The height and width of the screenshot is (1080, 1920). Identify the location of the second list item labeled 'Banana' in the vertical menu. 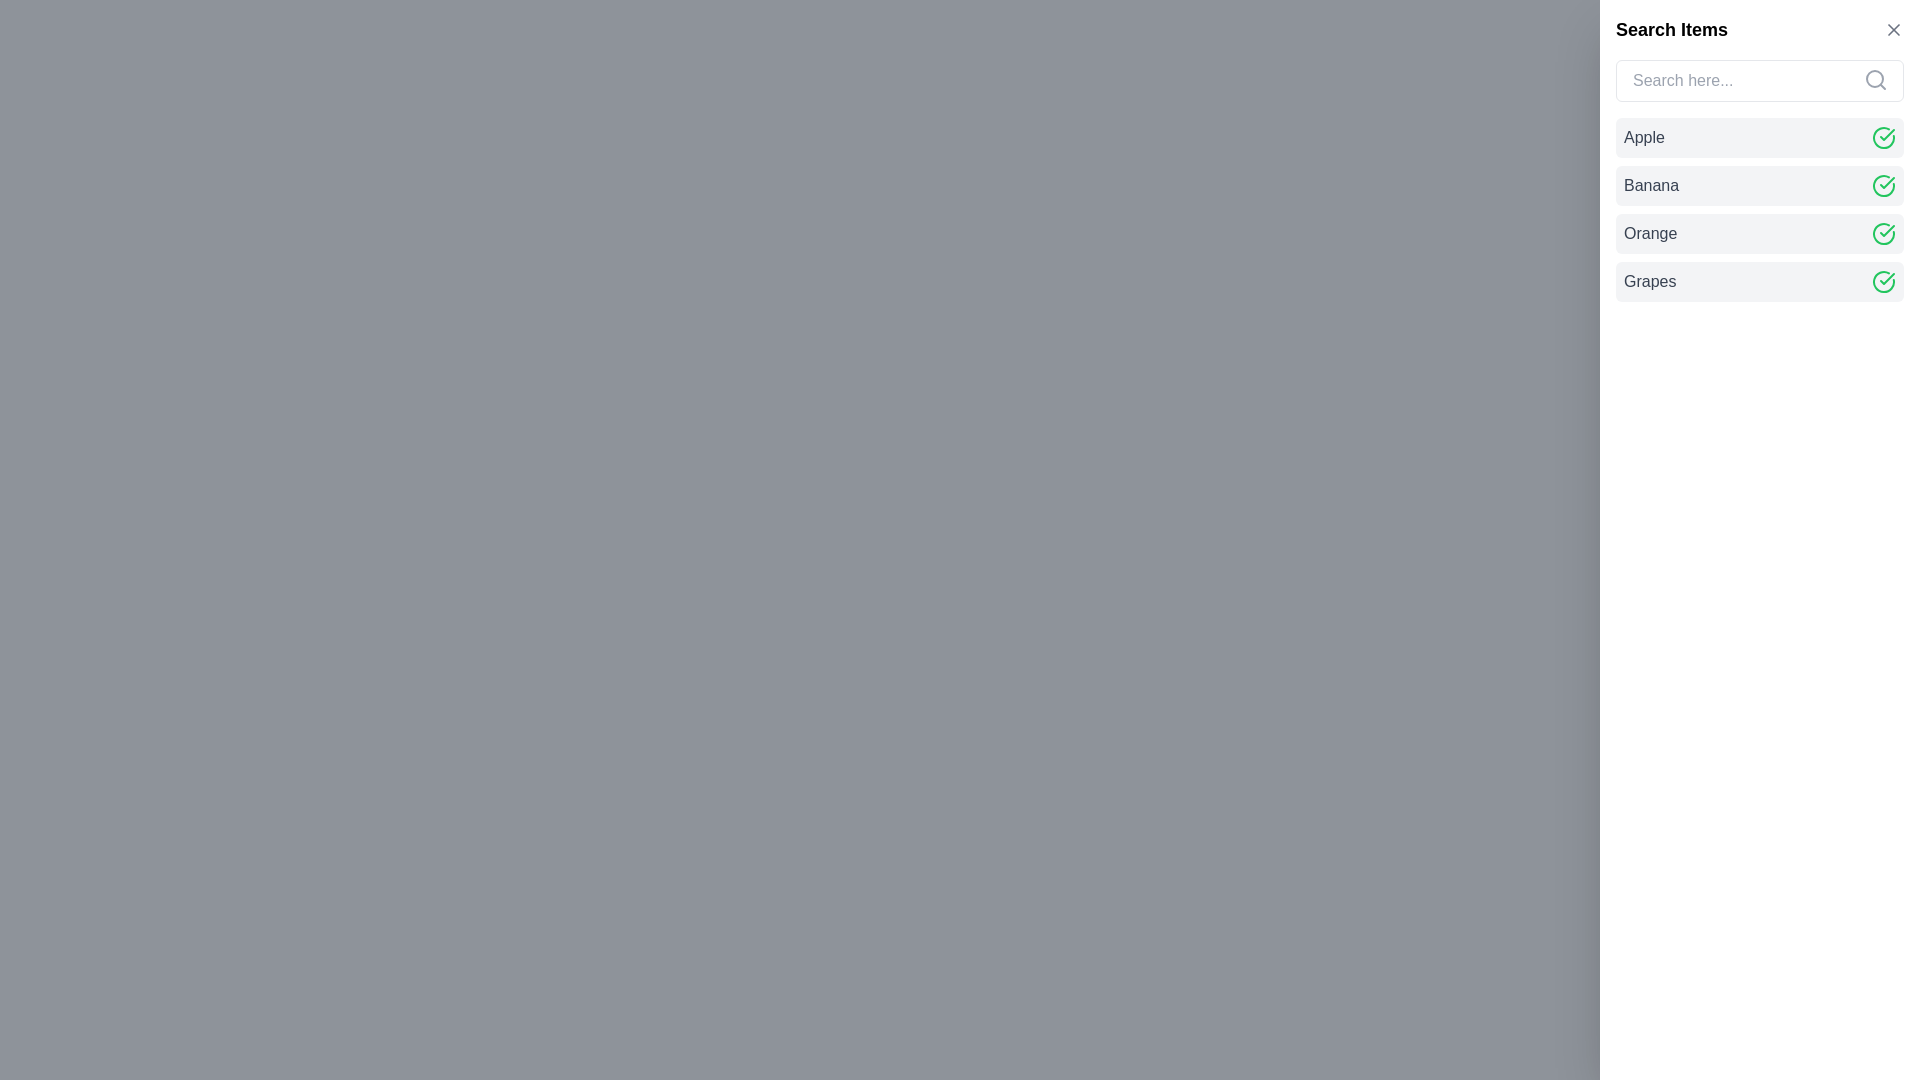
(1760, 209).